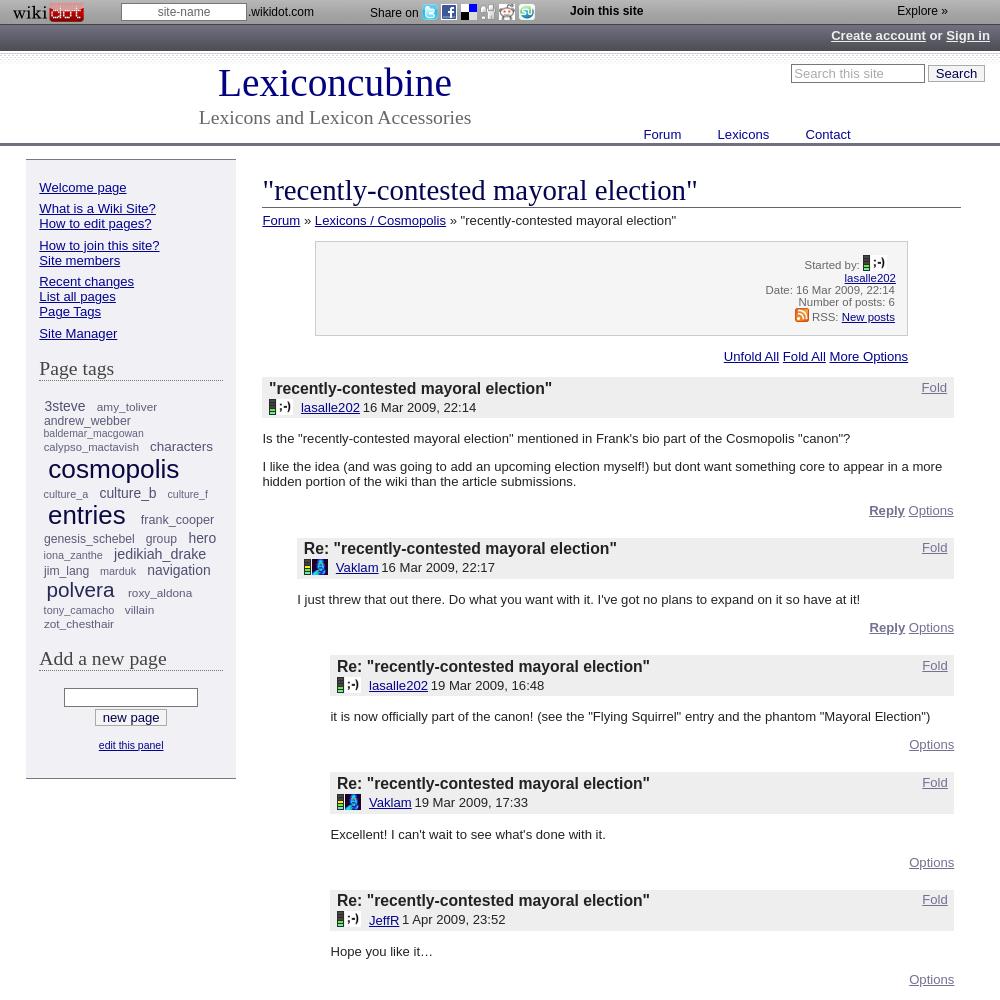 This screenshot has height=1000, width=1000. I want to click on 'List all pages', so click(76, 296).